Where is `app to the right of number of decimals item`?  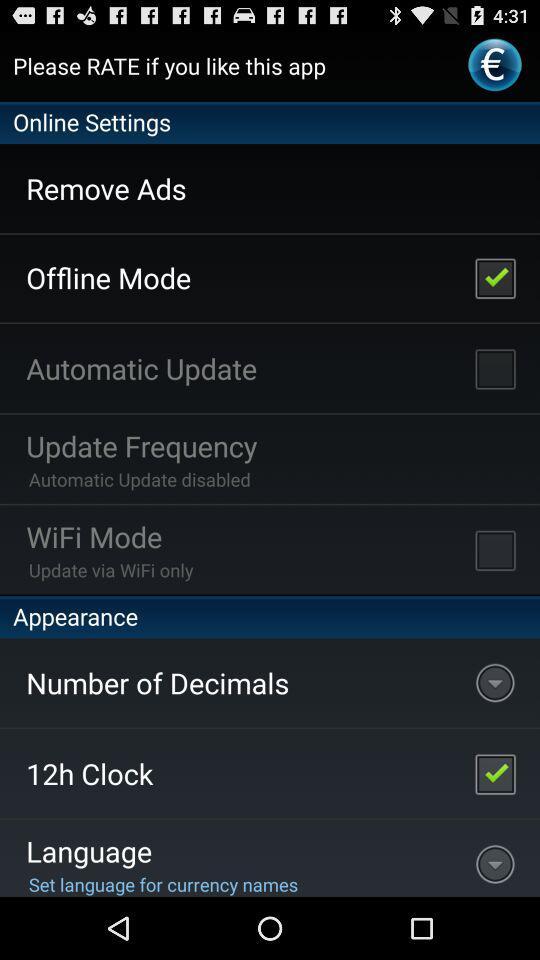 app to the right of number of decimals item is located at coordinates (494, 772).